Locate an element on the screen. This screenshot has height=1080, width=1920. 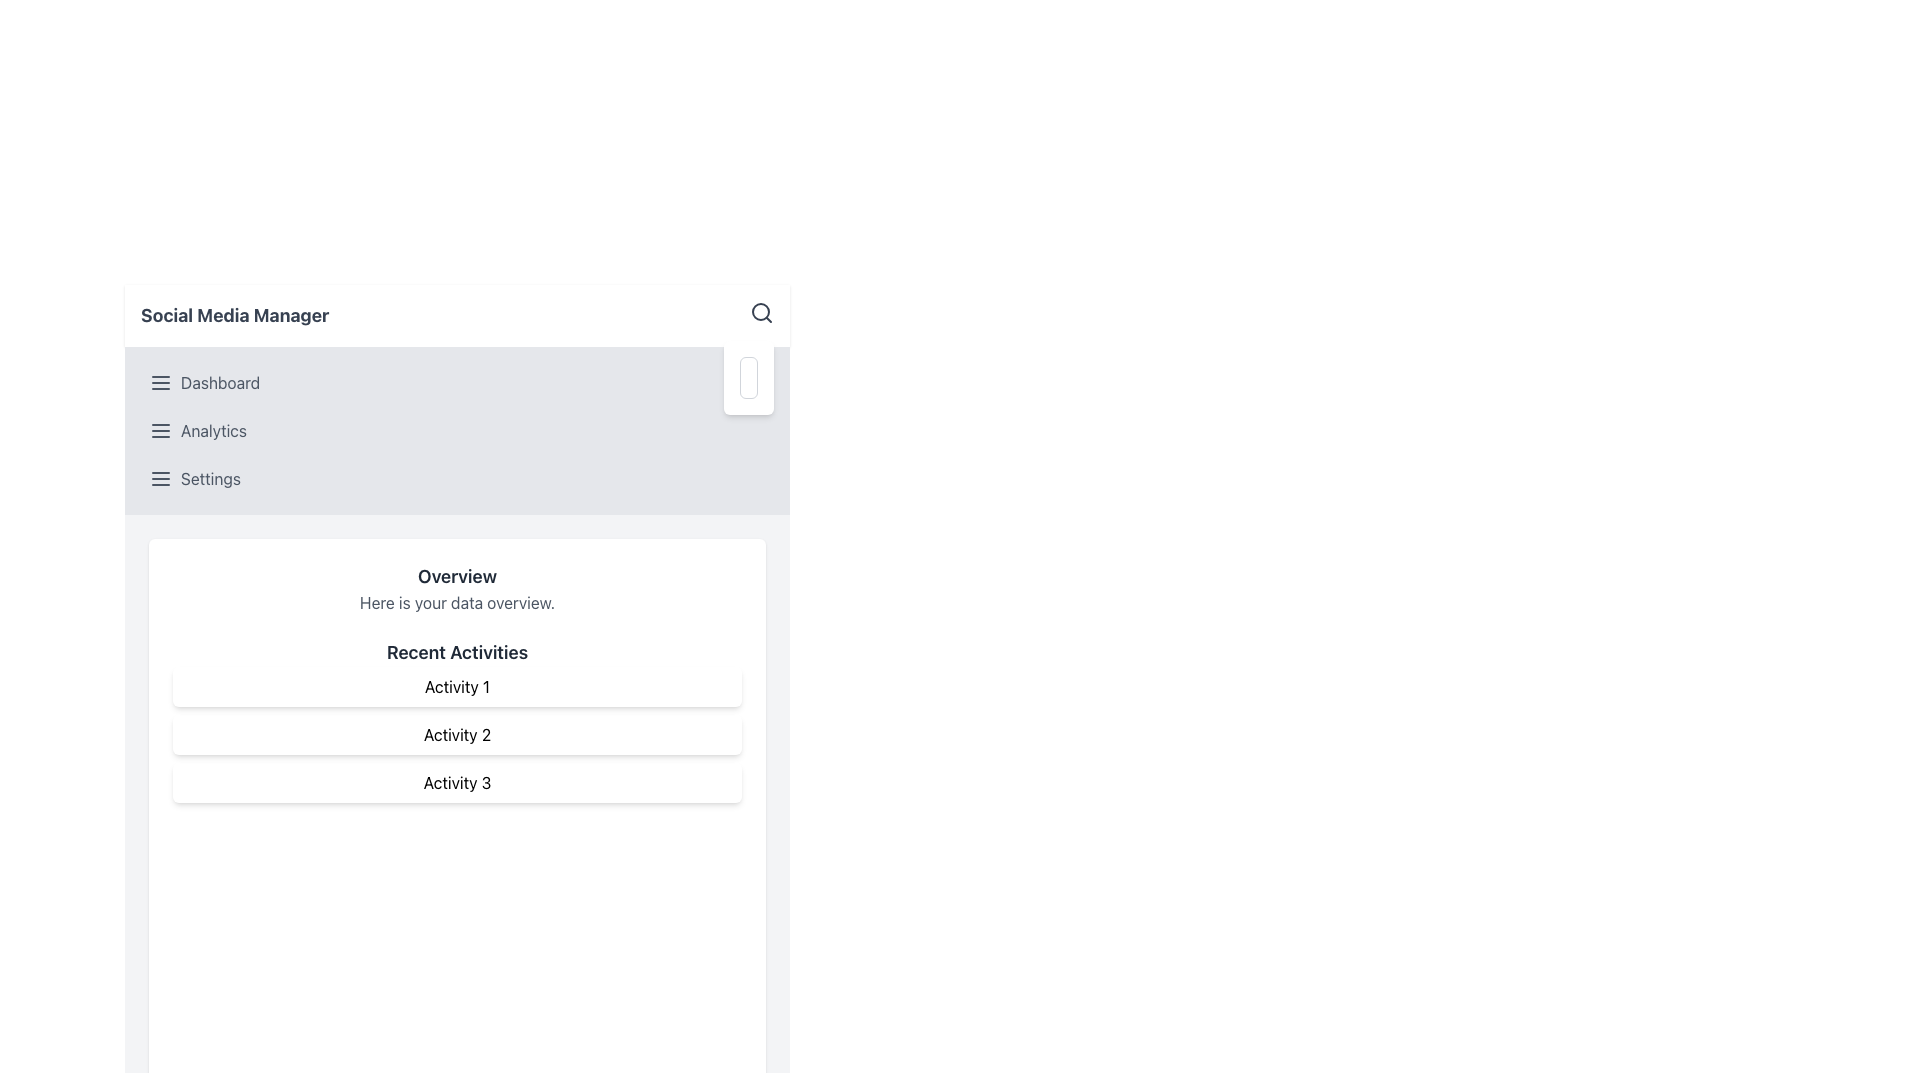
the static text label indicating 'Activity 2', which is the second item in a vertical list of activities is located at coordinates (456, 735).